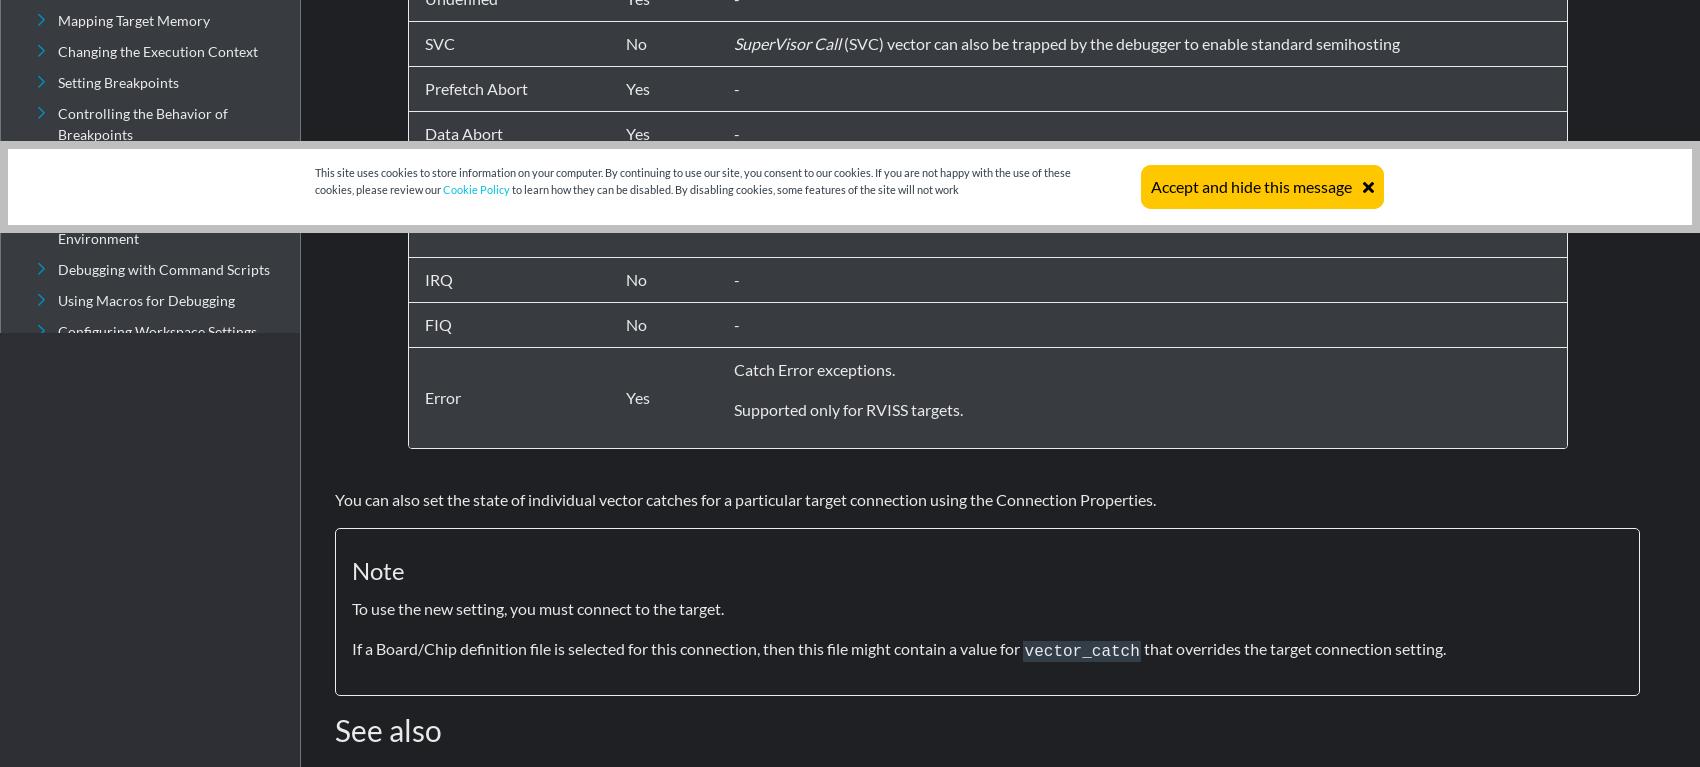  Describe the element at coordinates (1081, 650) in the screenshot. I see `'vector_catch'` at that location.